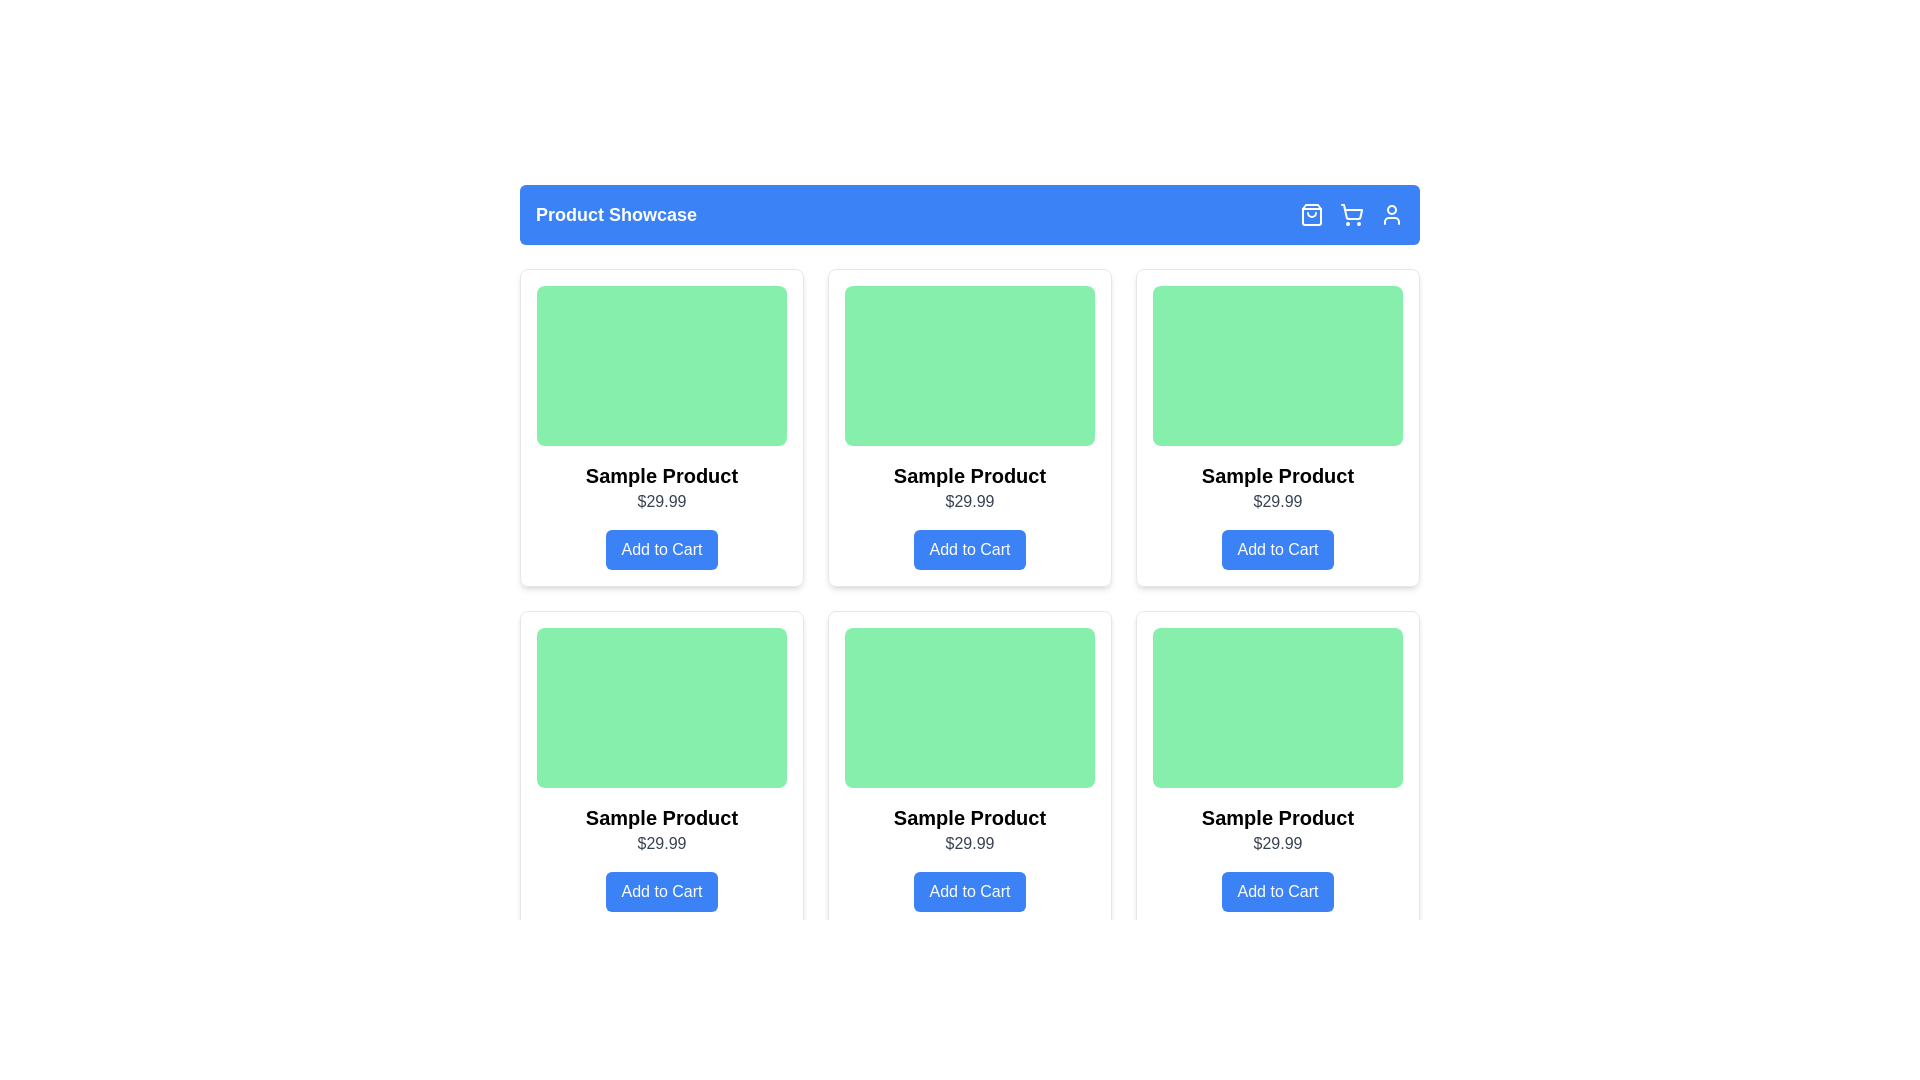  I want to click on the 'Add to Cart' button located at the bottom of the first item card in the three-column grid layout, so click(662, 890).